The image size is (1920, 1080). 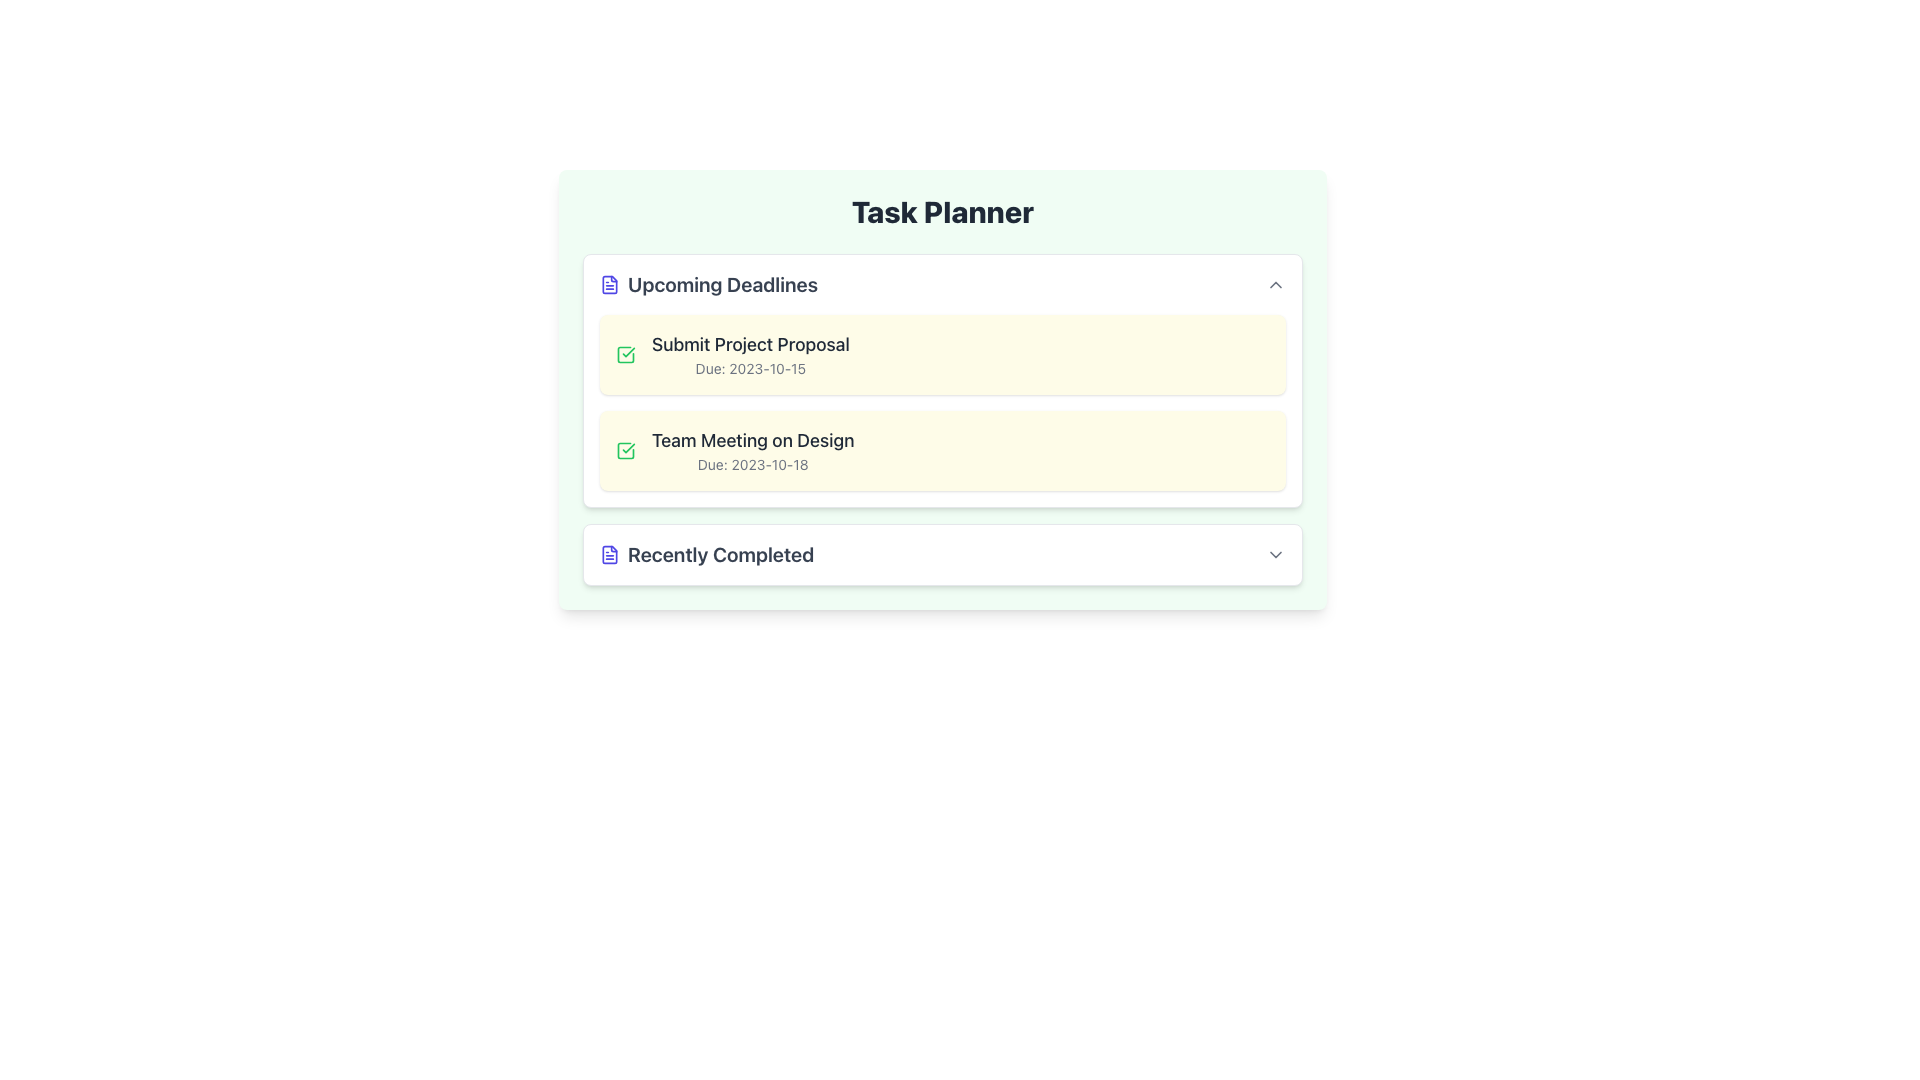 I want to click on the downward-pointing chevron icon located at the far right of the 'Recently Completed' section, so click(x=1275, y=555).